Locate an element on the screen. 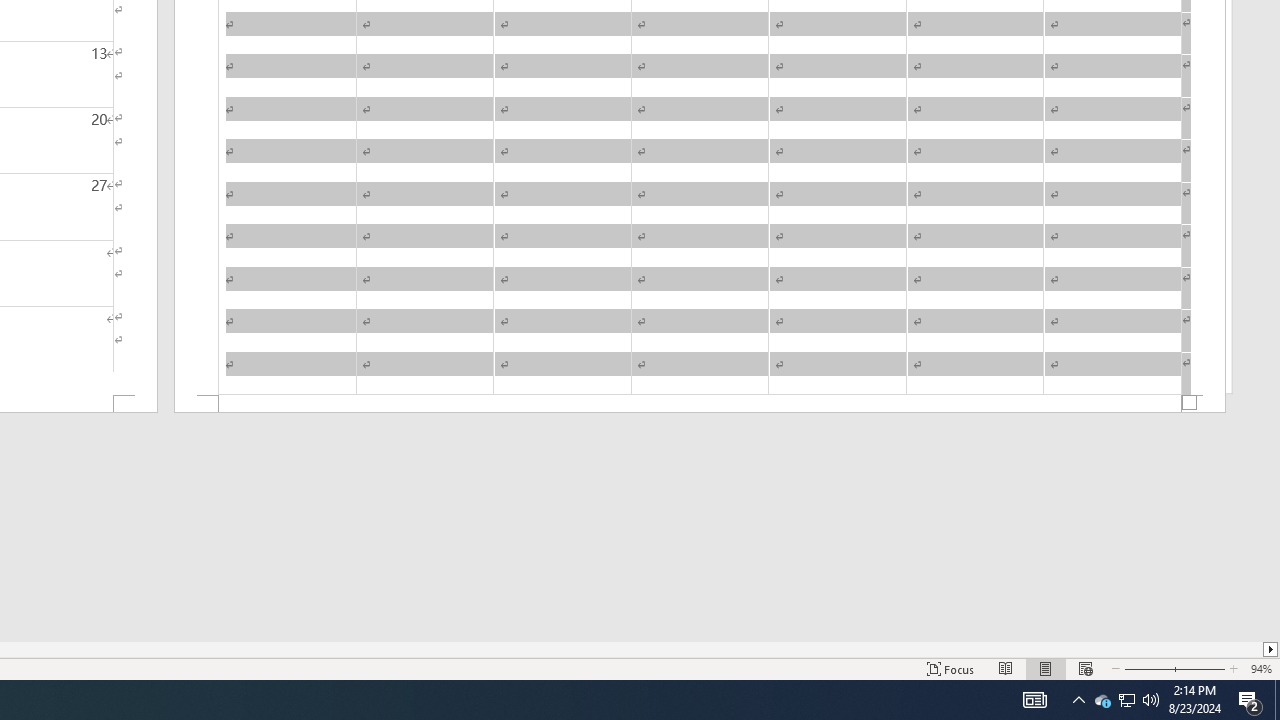 The image size is (1280, 720). 'Read Mode' is located at coordinates (1006, 669).